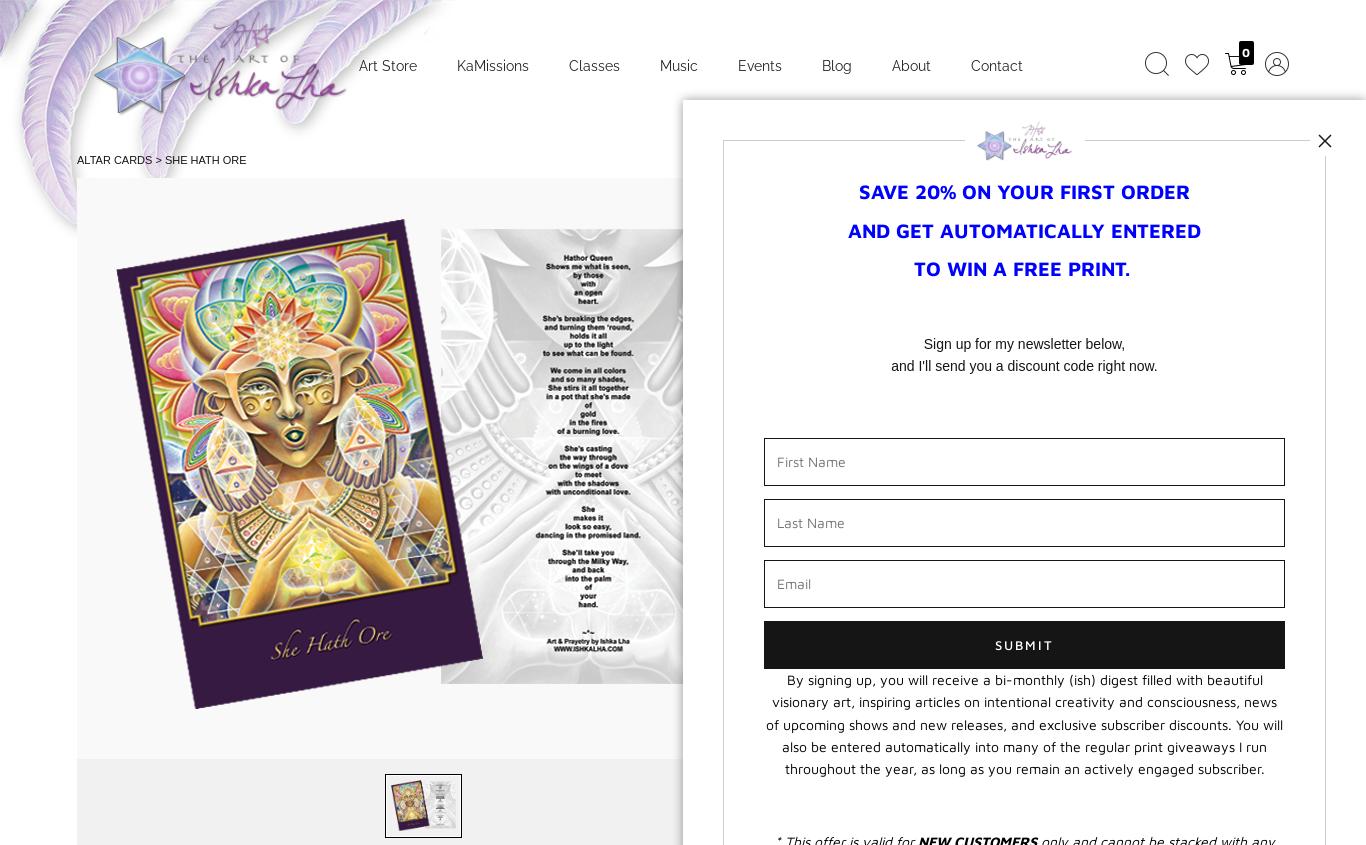 This screenshot has height=845, width=1366. I want to click on 'GET AUTOMATICALLY ENTERED', so click(1047, 228).